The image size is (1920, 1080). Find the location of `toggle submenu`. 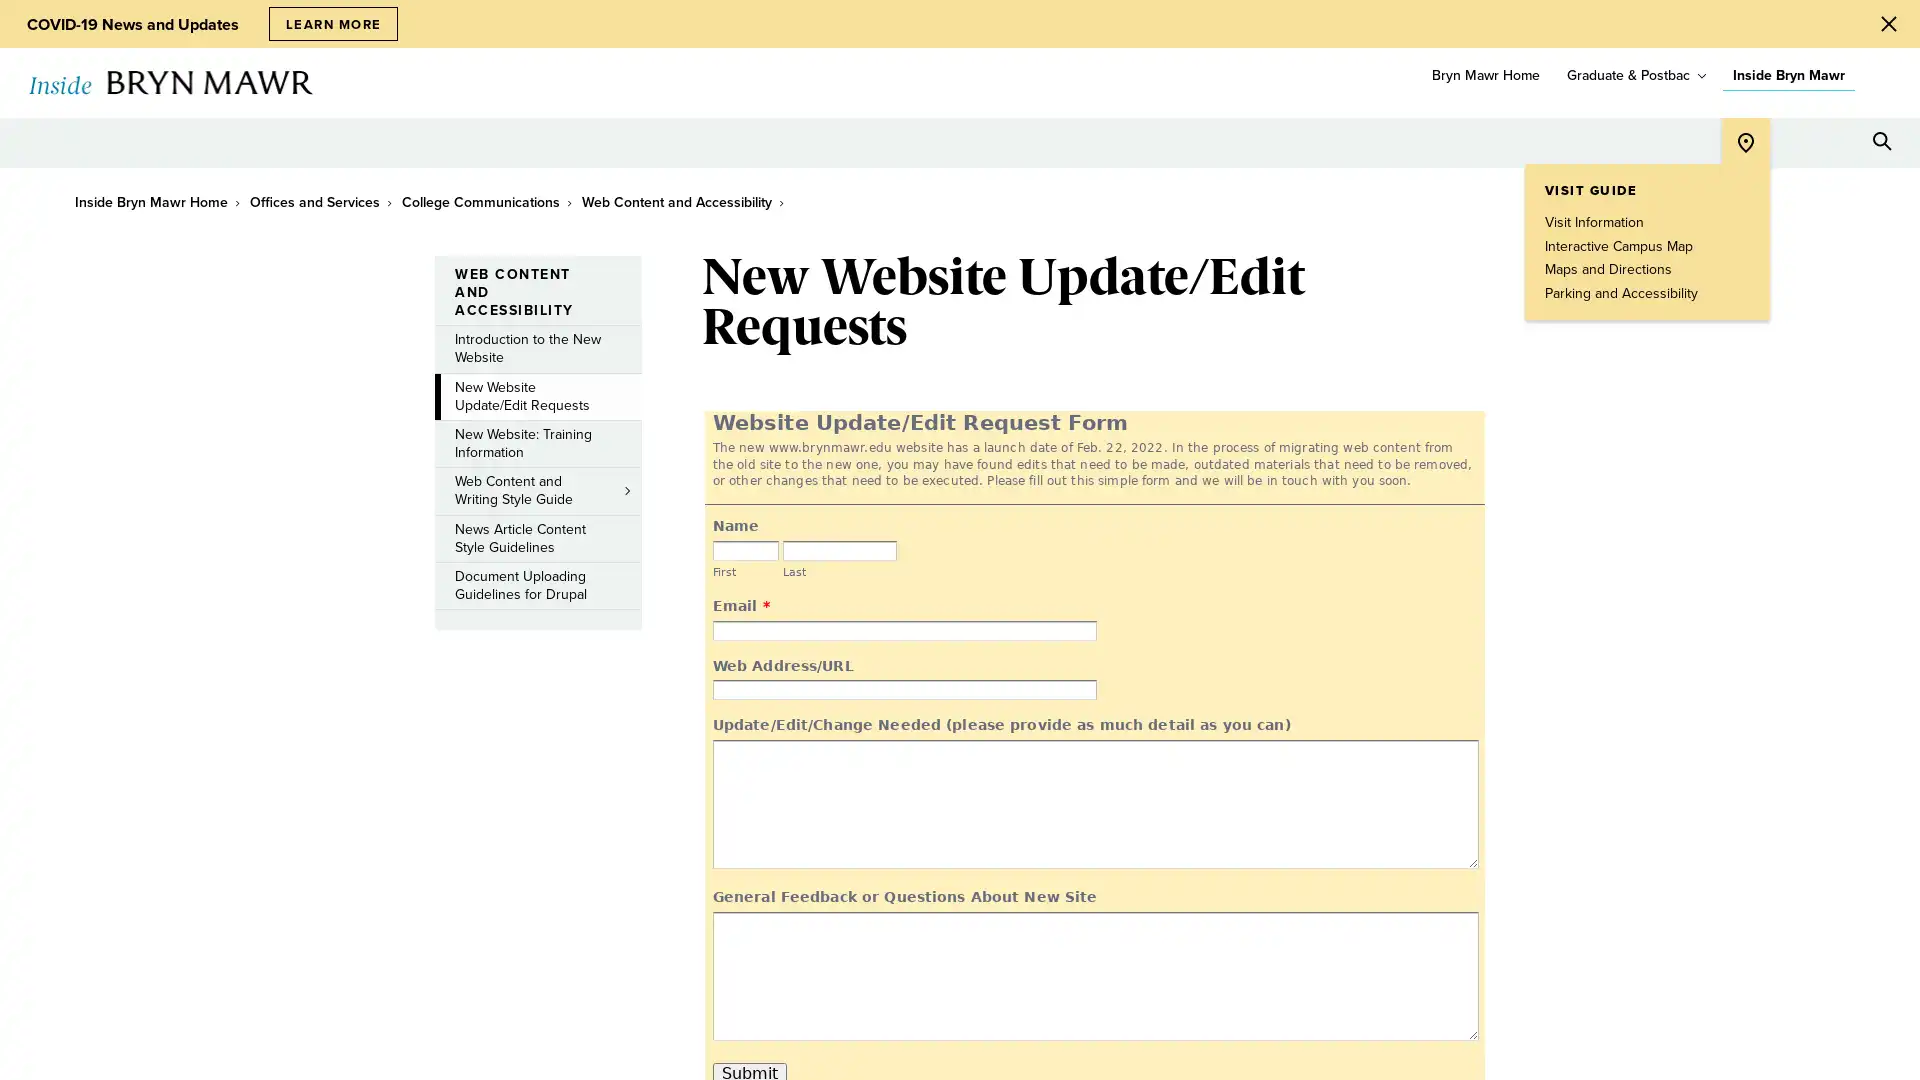

toggle submenu is located at coordinates (897, 130).